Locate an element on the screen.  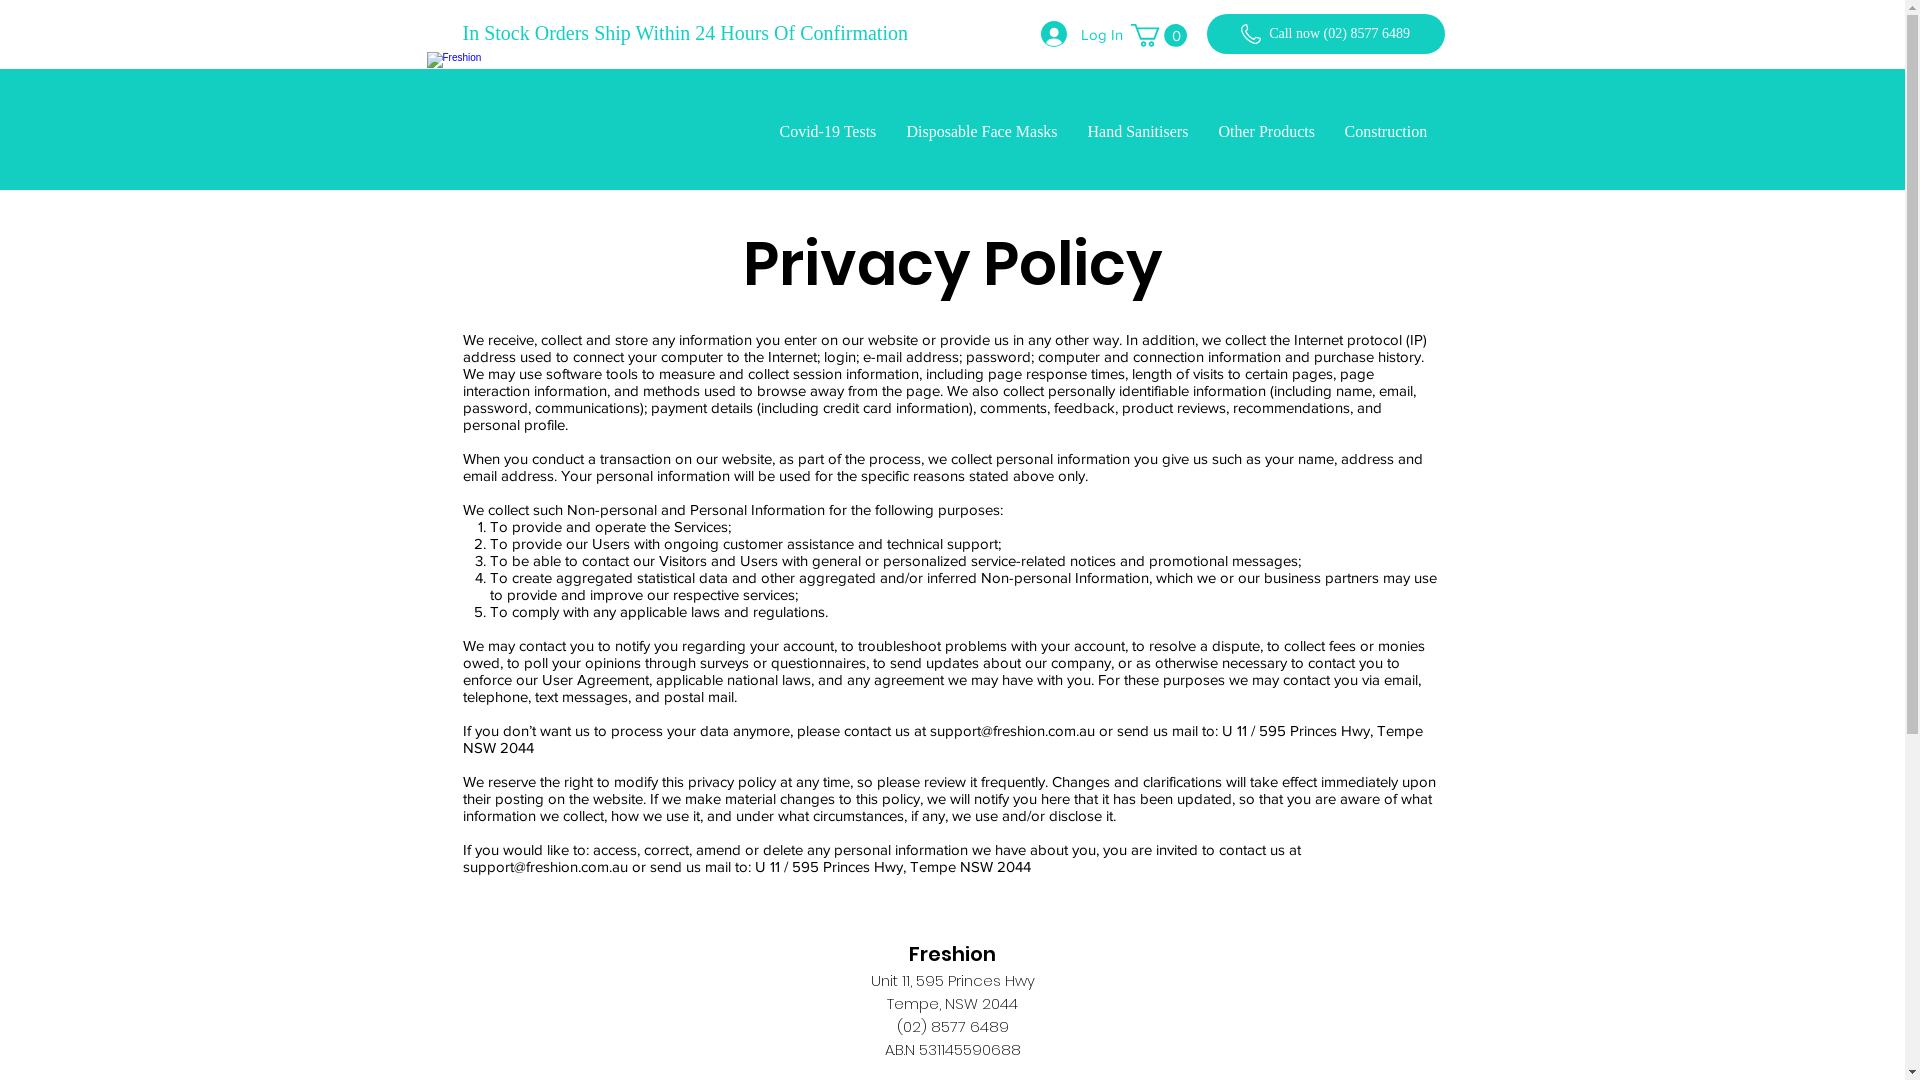
'Construction' is located at coordinates (1385, 131).